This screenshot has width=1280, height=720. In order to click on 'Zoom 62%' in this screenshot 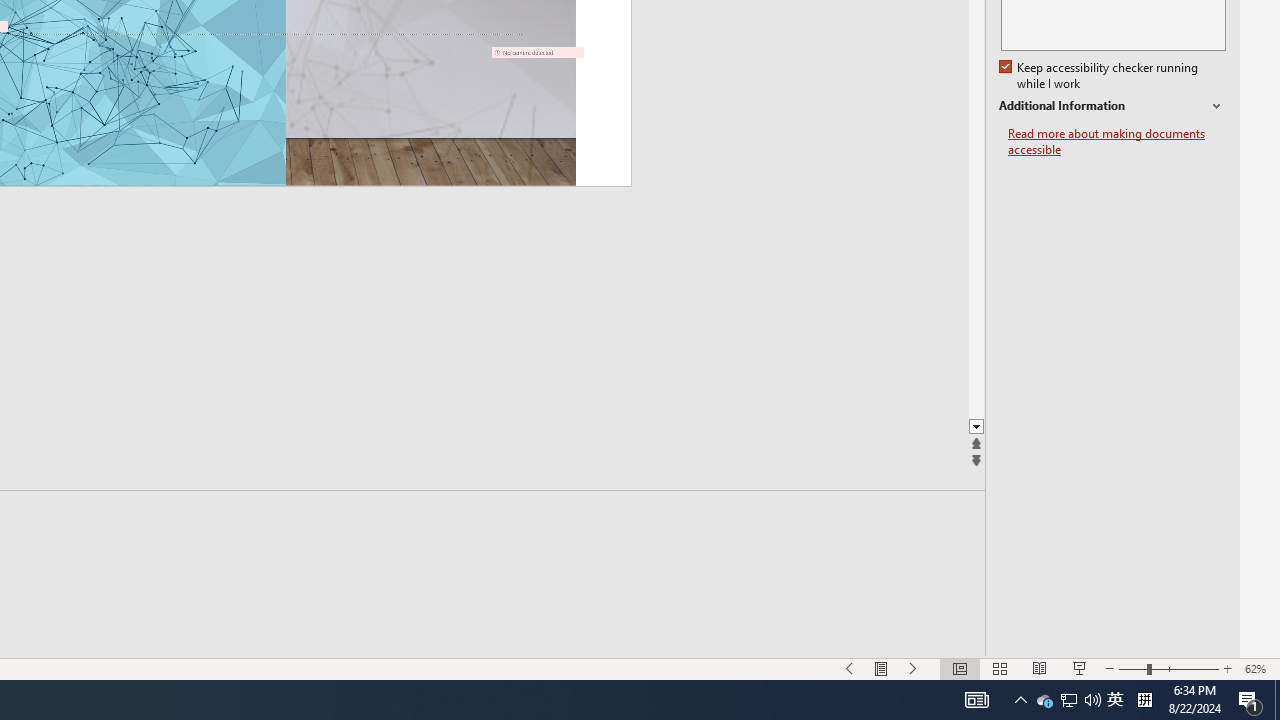, I will do `click(1257, 669)`.